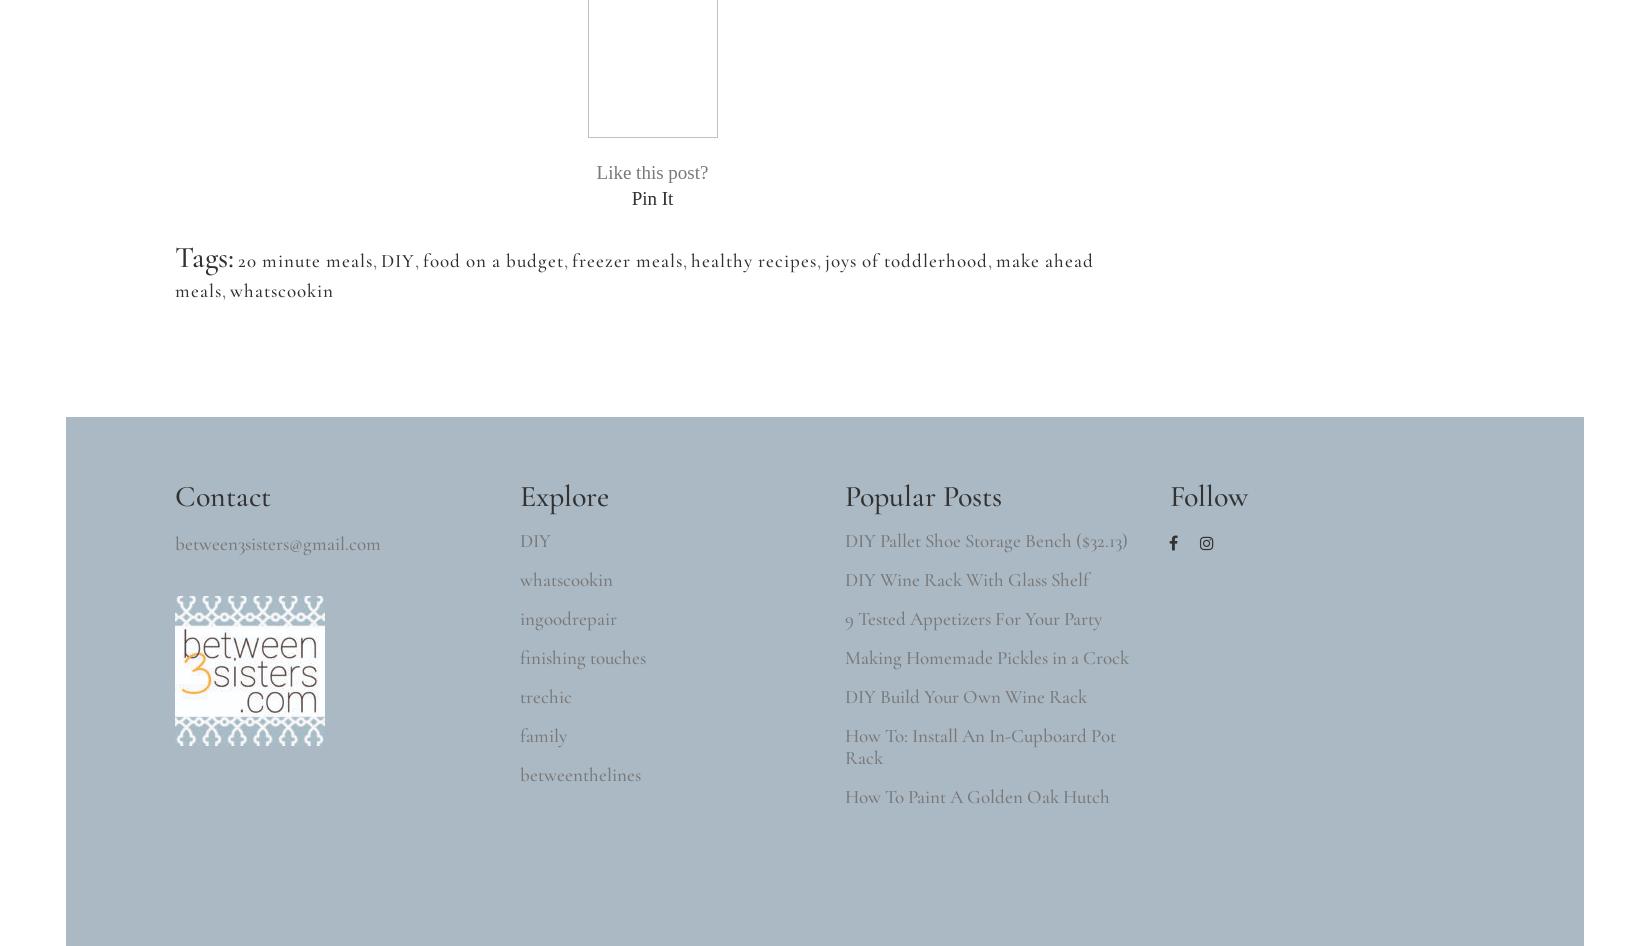 This screenshot has height=946, width=1650. Describe the element at coordinates (492, 259) in the screenshot. I see `'food on a budget'` at that location.